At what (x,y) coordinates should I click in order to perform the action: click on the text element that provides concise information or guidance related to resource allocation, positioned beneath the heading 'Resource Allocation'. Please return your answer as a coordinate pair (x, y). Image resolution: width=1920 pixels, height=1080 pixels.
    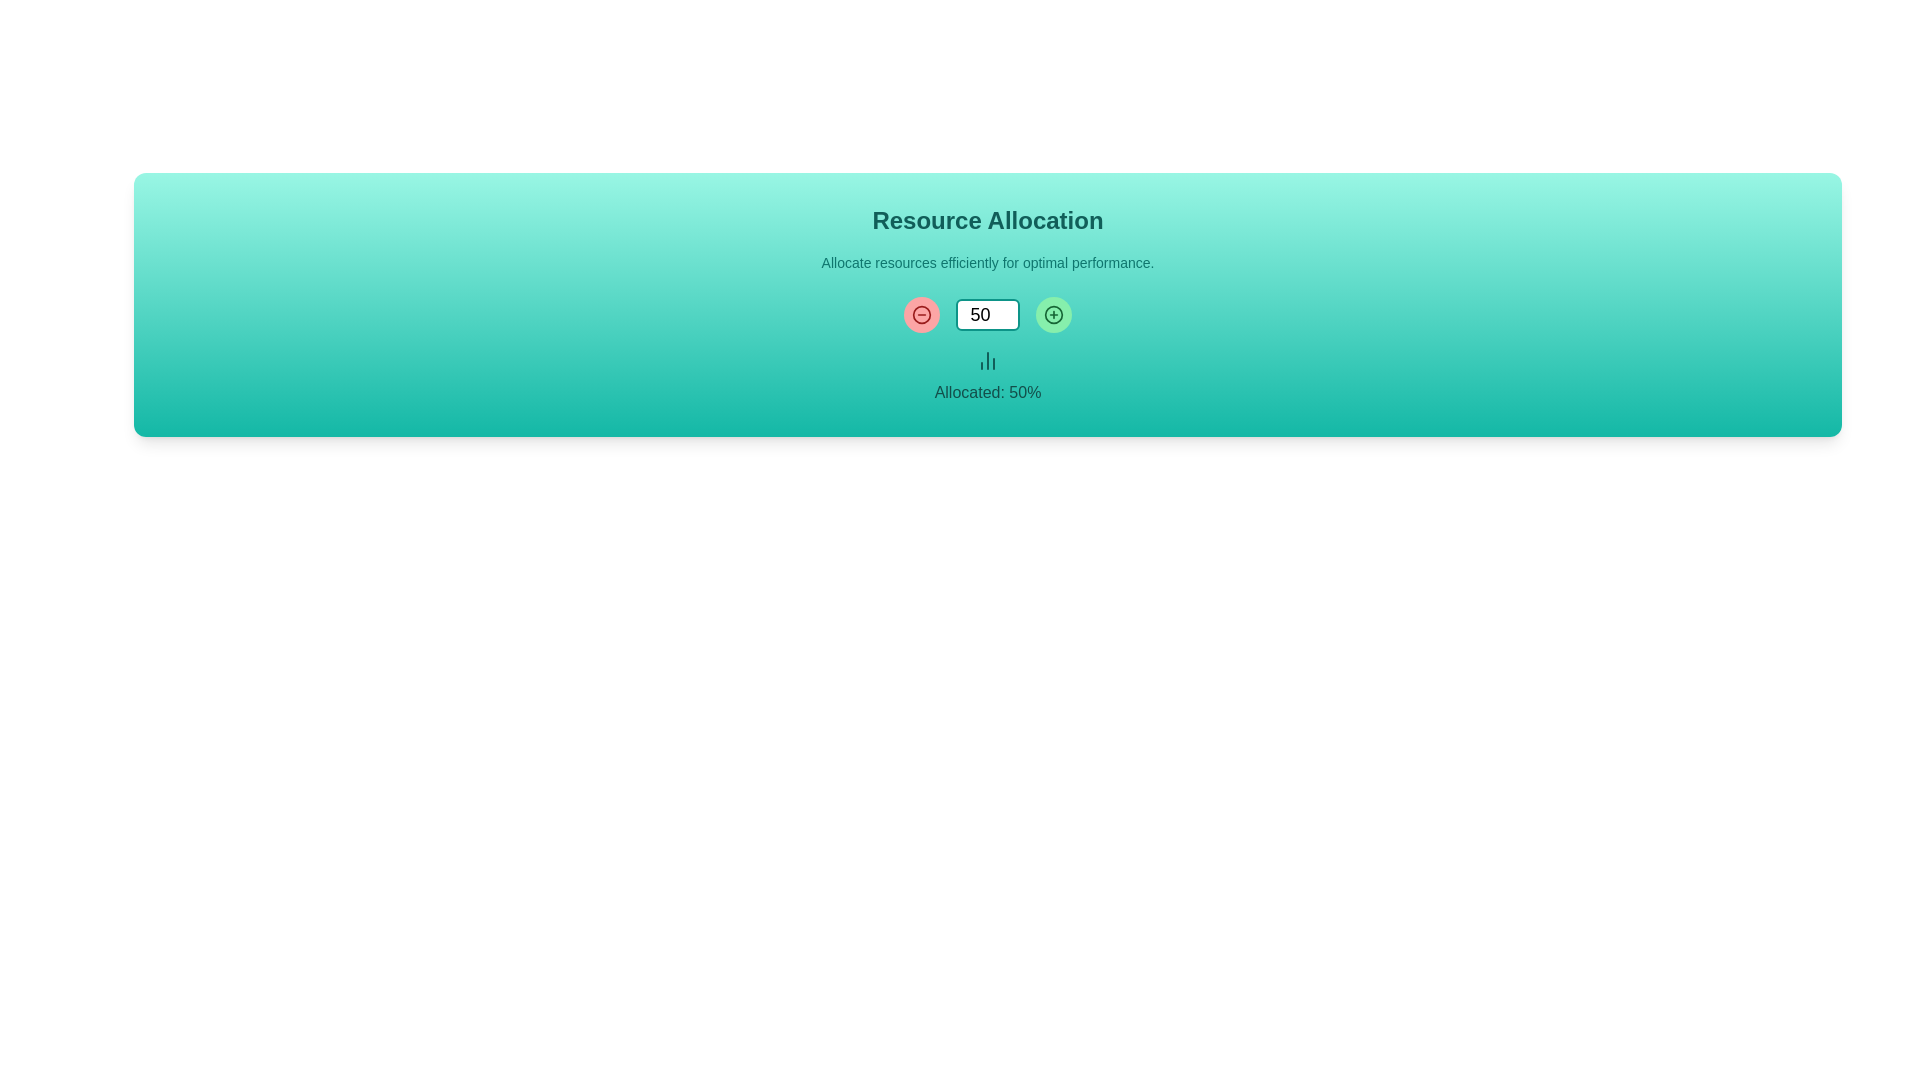
    Looking at the image, I should click on (988, 261).